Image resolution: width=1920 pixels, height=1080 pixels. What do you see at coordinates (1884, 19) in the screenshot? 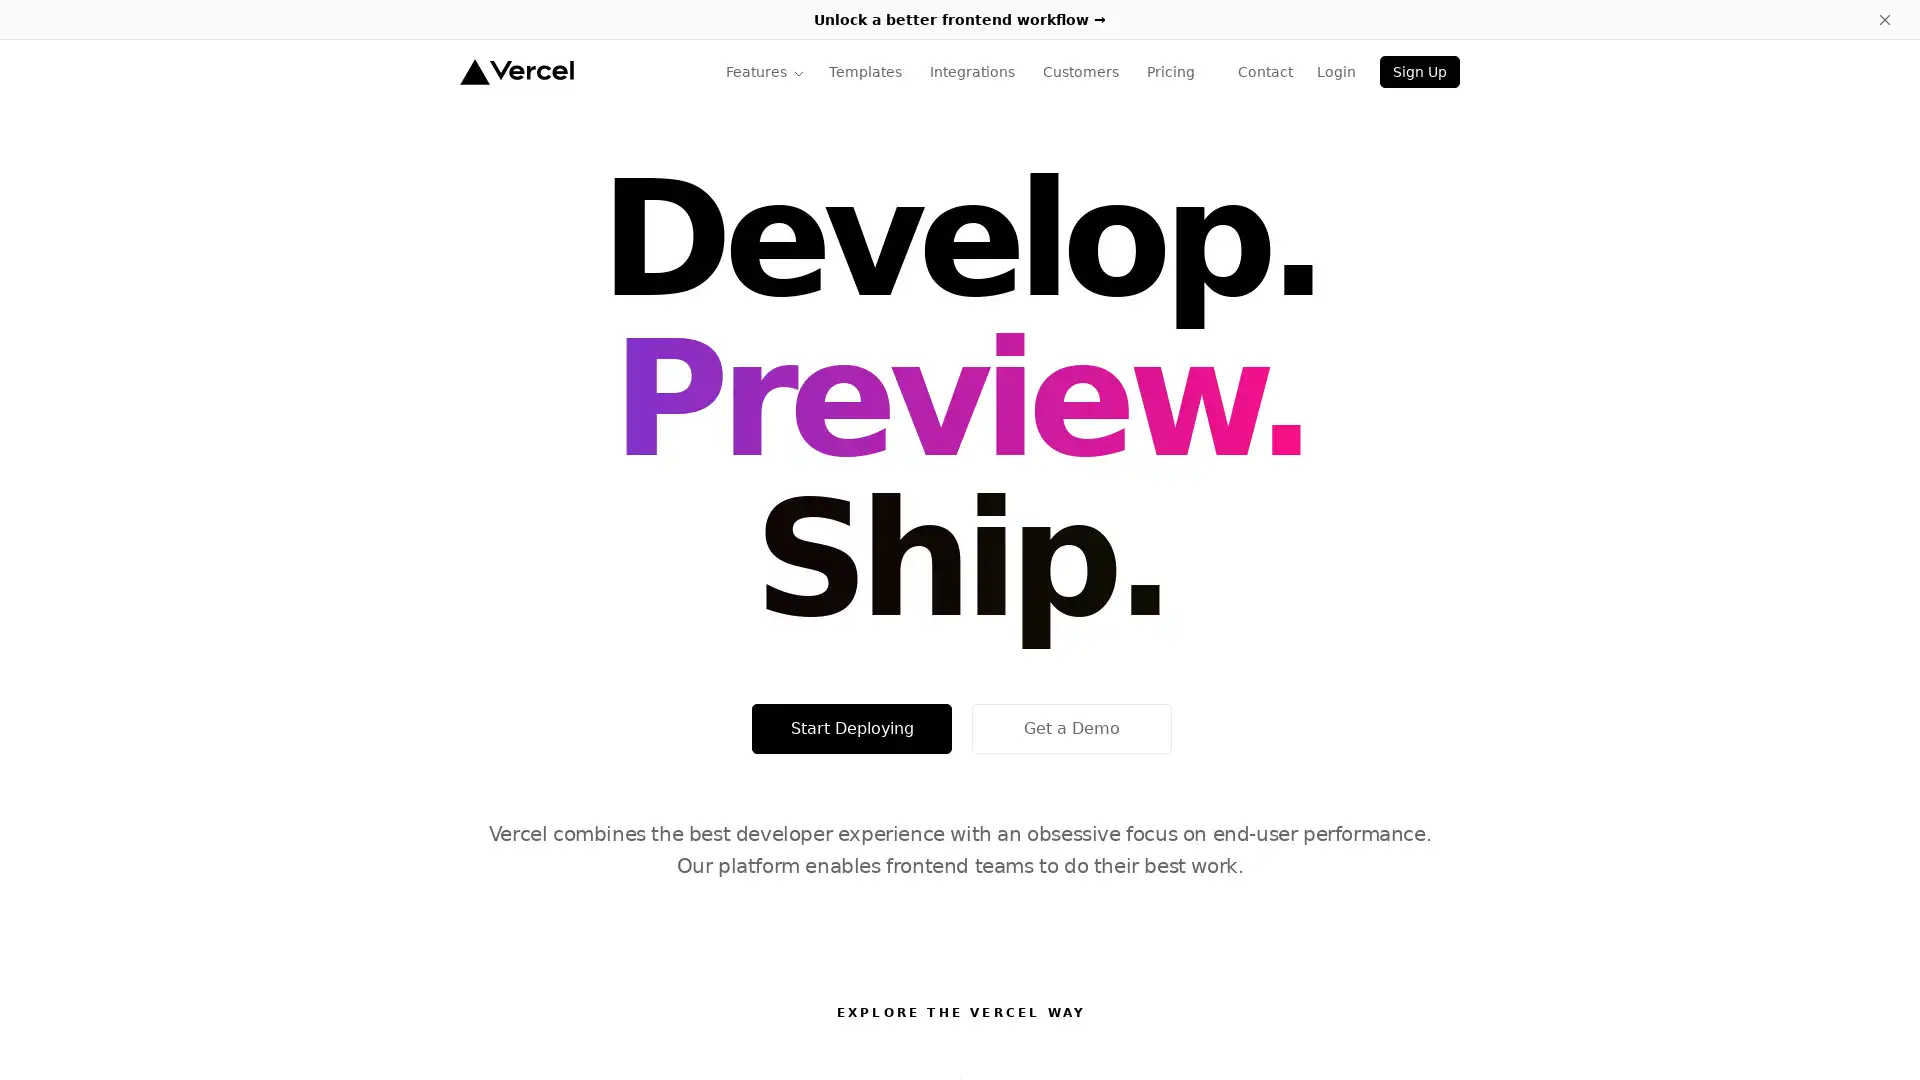
I see `Hide banner` at bounding box center [1884, 19].